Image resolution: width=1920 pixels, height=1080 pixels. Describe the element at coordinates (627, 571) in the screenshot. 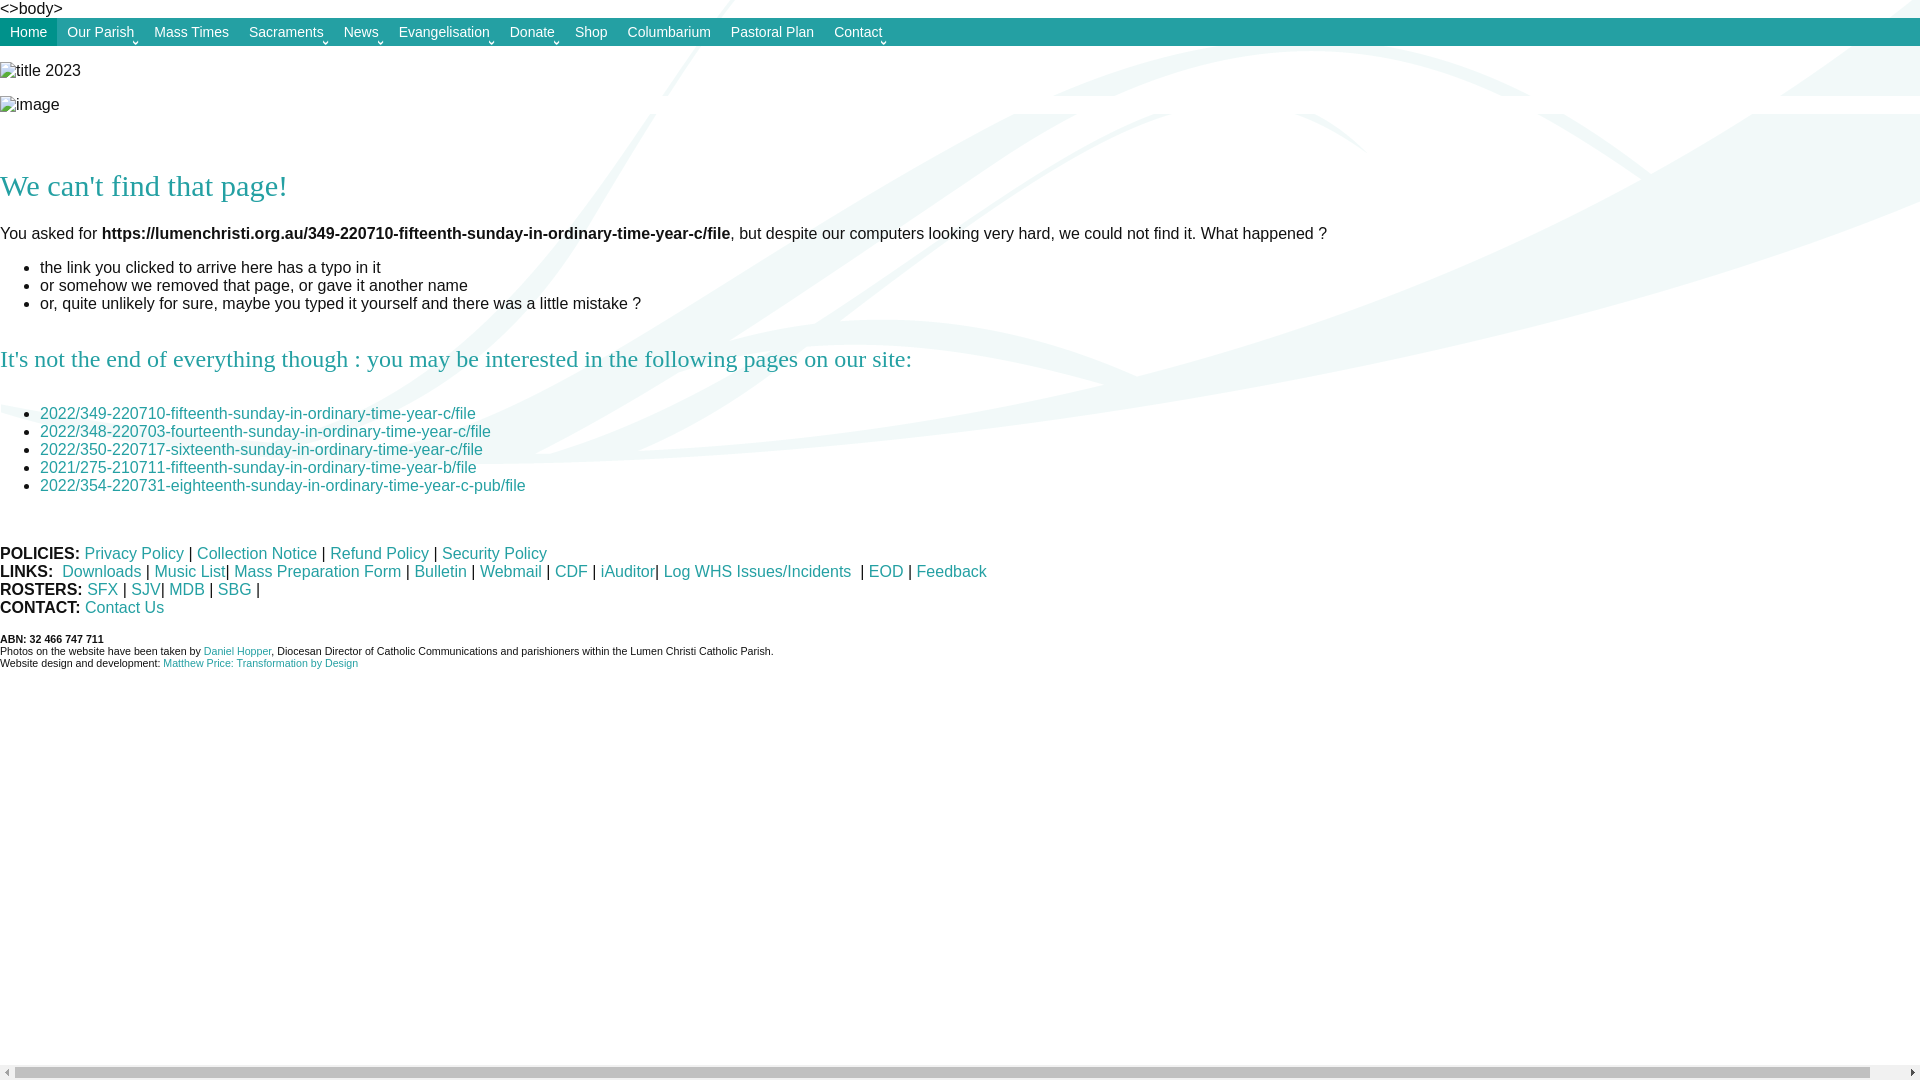

I see `'iAuditor'` at that location.